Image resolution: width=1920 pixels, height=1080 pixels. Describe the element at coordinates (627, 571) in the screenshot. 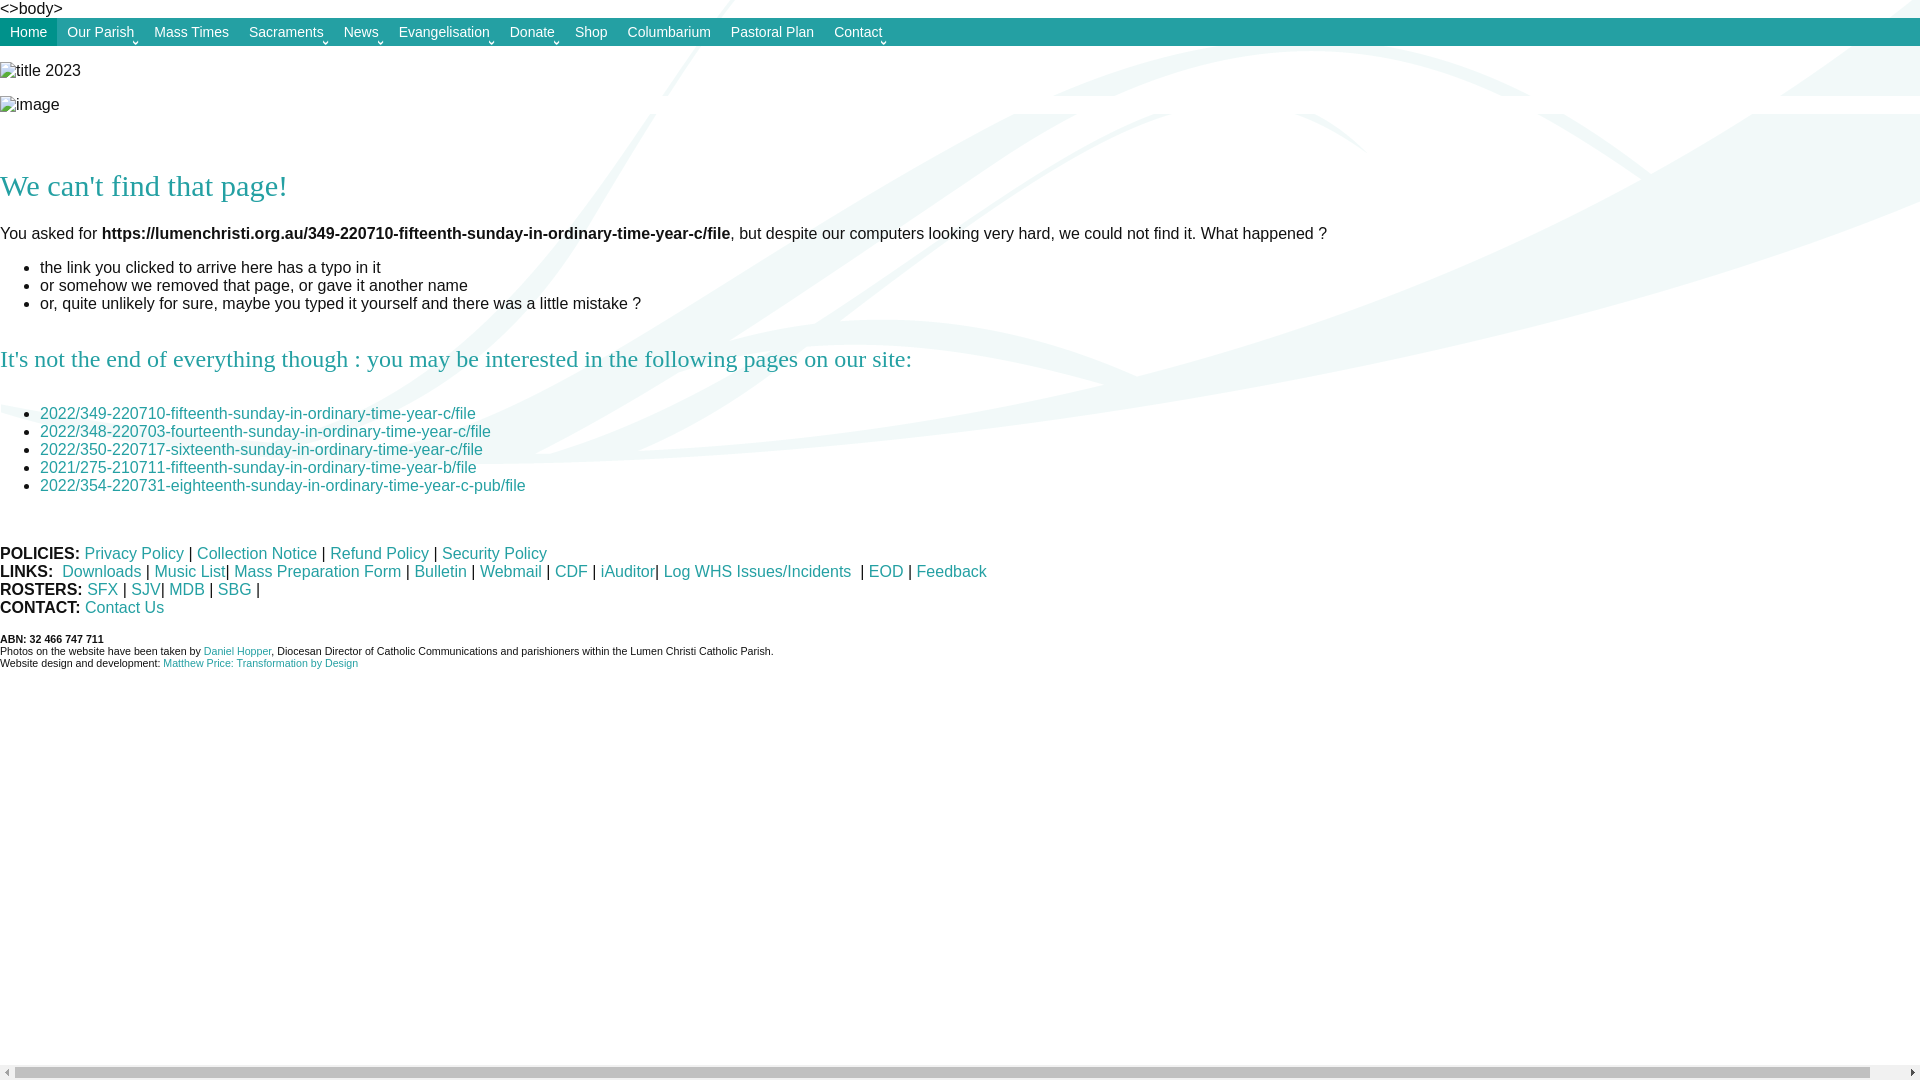

I see `'iAuditor'` at that location.